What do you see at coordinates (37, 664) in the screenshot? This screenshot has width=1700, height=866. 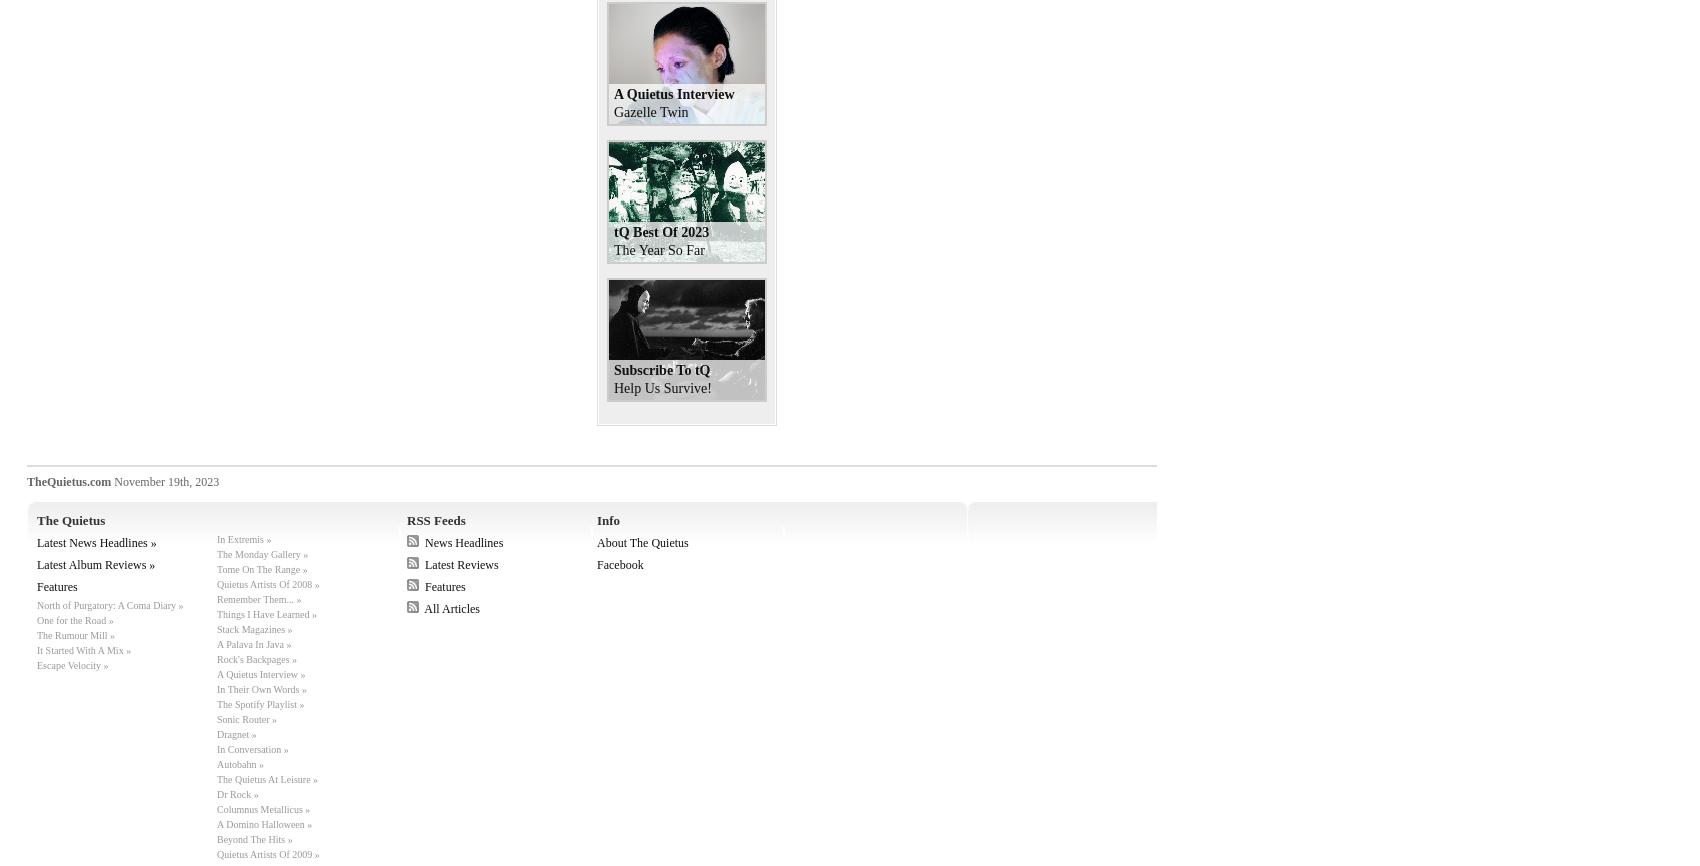 I see `'Escape Velocity »'` at bounding box center [37, 664].